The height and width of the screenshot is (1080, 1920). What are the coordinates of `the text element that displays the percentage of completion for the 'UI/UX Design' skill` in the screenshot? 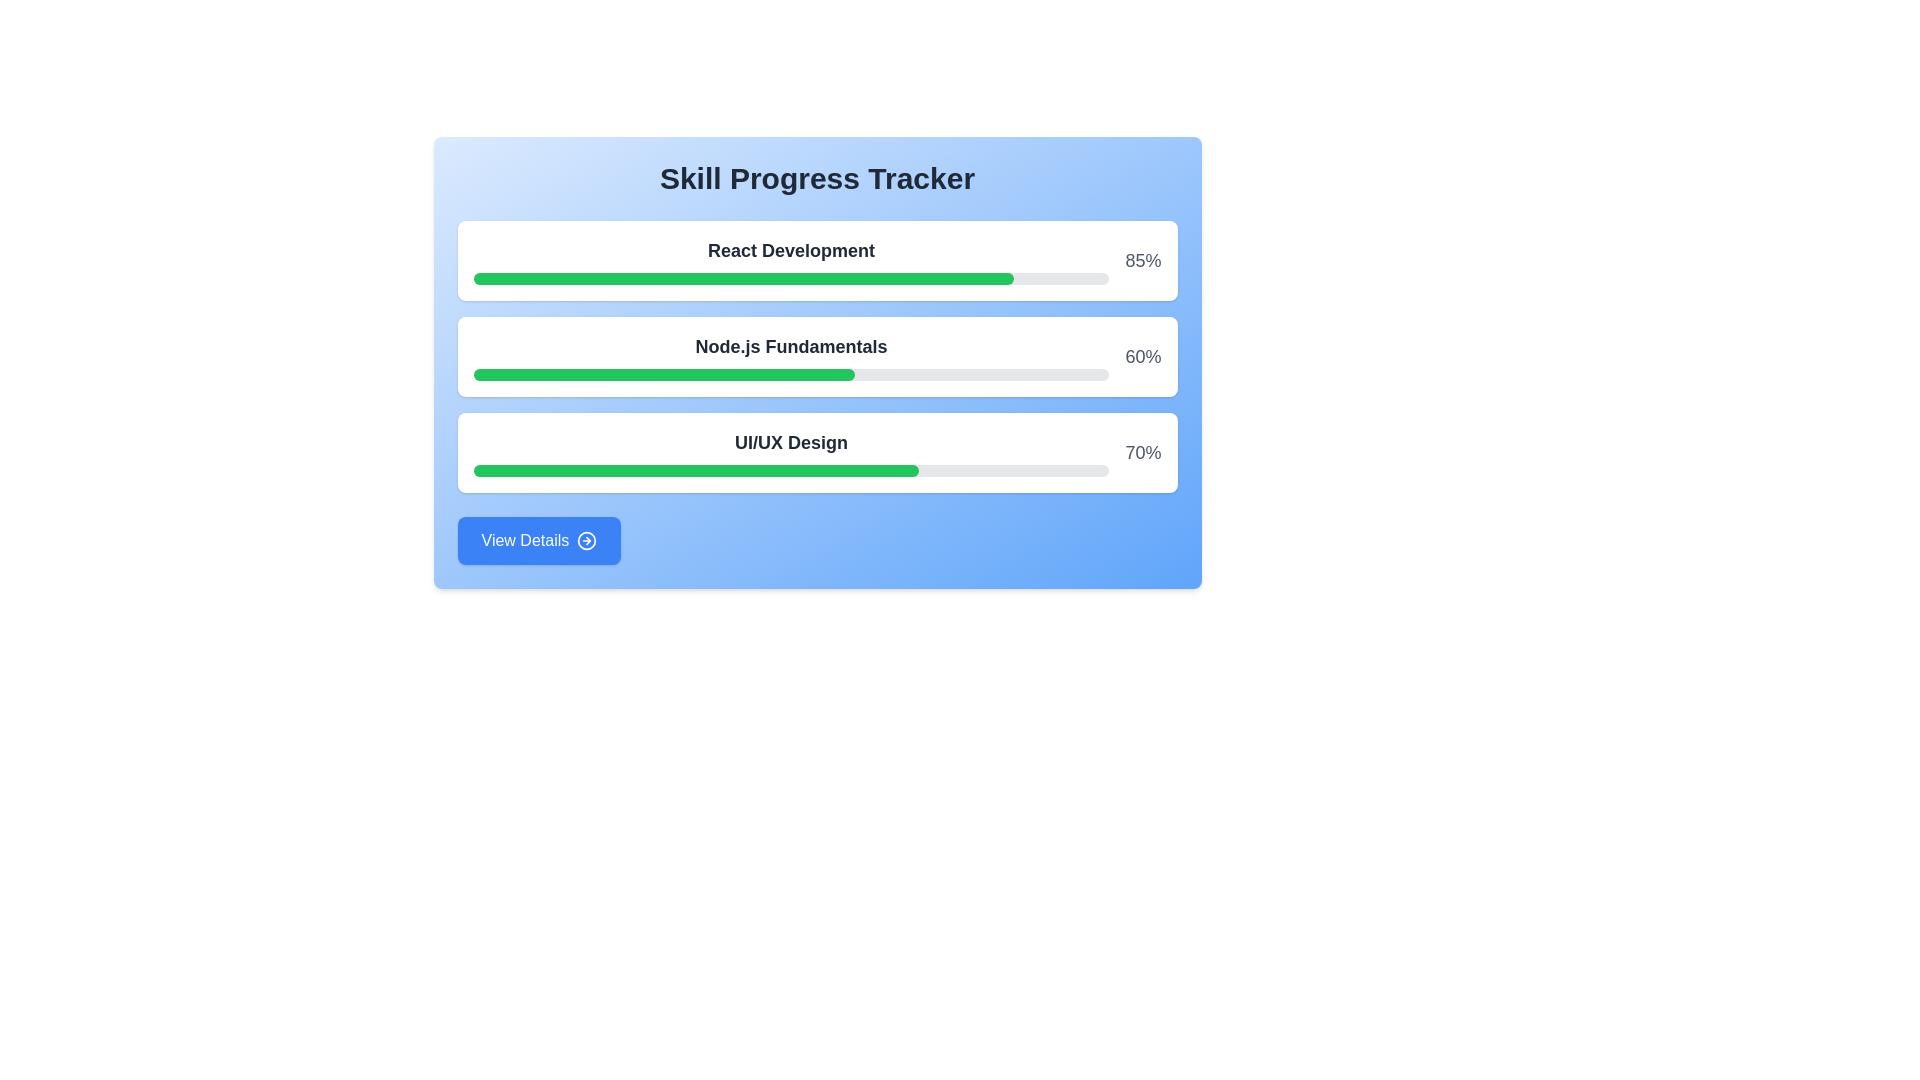 It's located at (1143, 452).